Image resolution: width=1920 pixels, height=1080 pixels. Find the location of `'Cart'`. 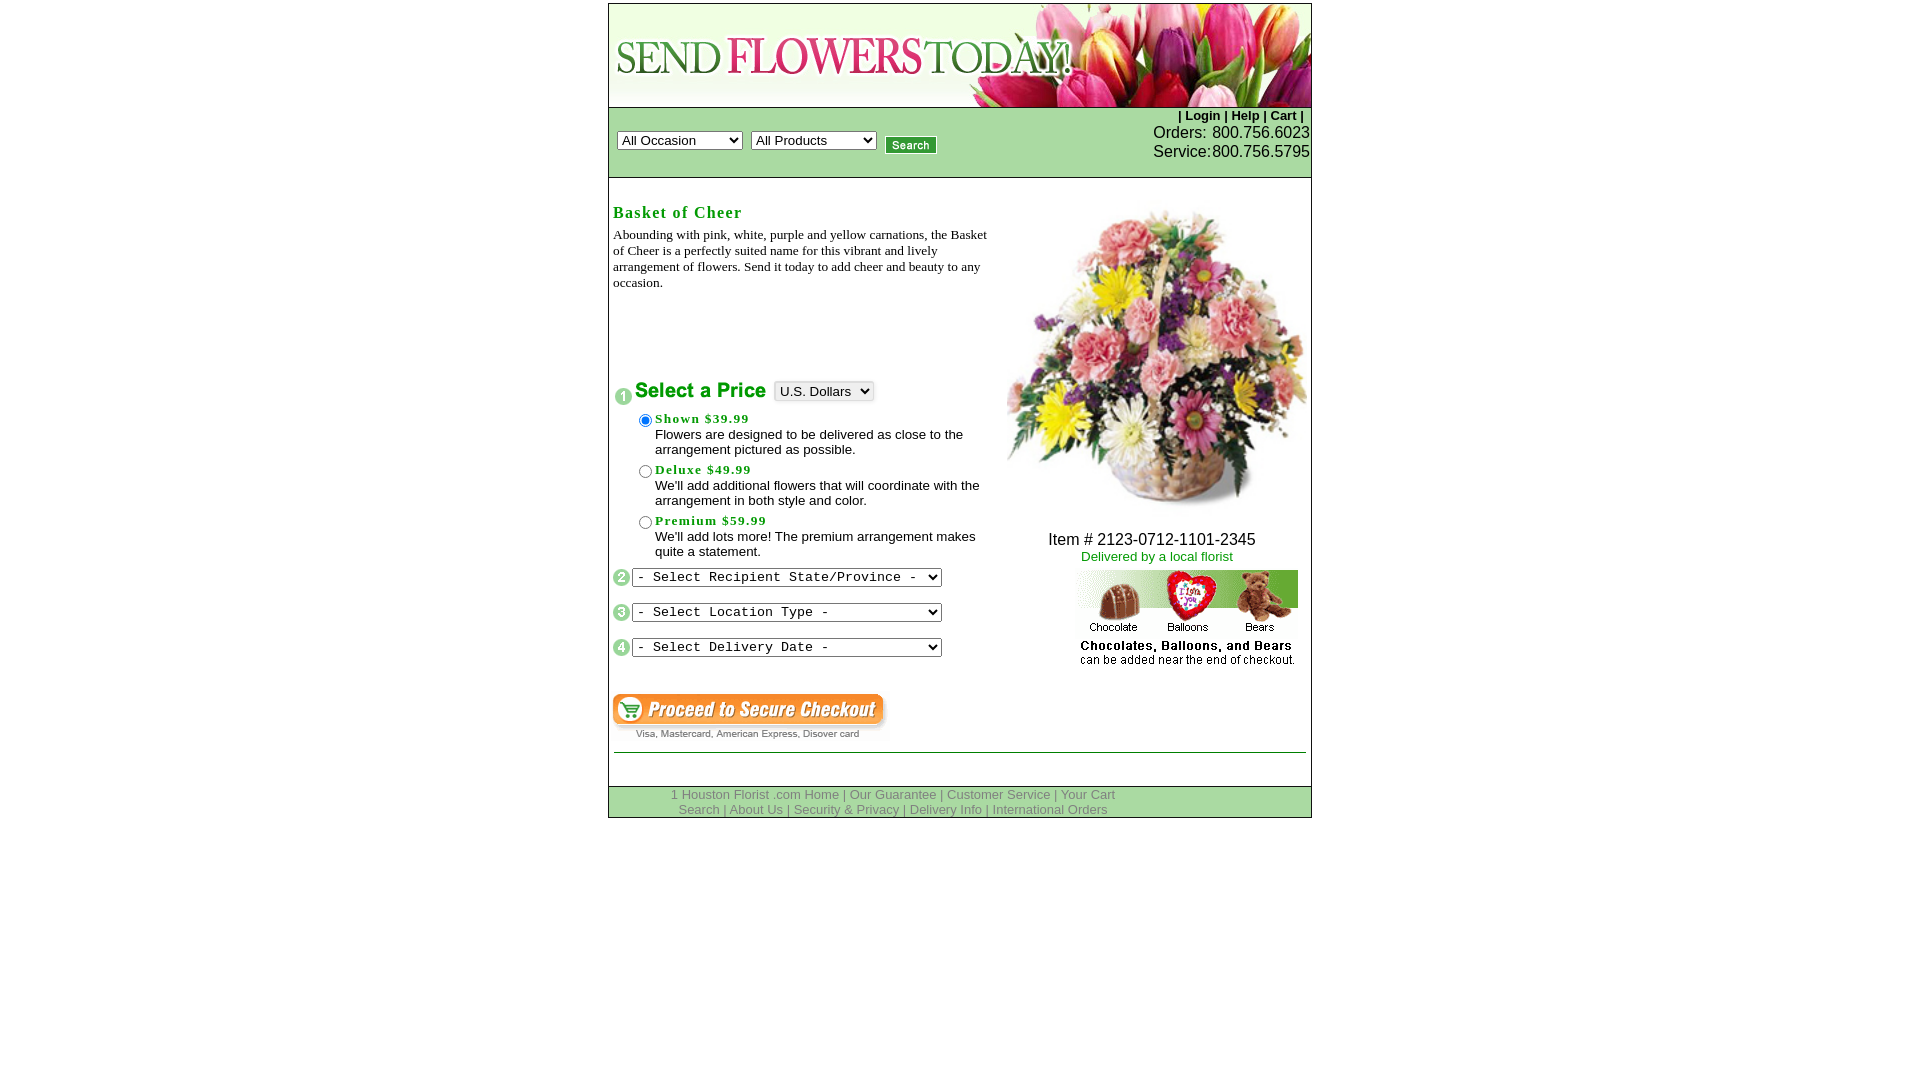

'Cart' is located at coordinates (1282, 115).